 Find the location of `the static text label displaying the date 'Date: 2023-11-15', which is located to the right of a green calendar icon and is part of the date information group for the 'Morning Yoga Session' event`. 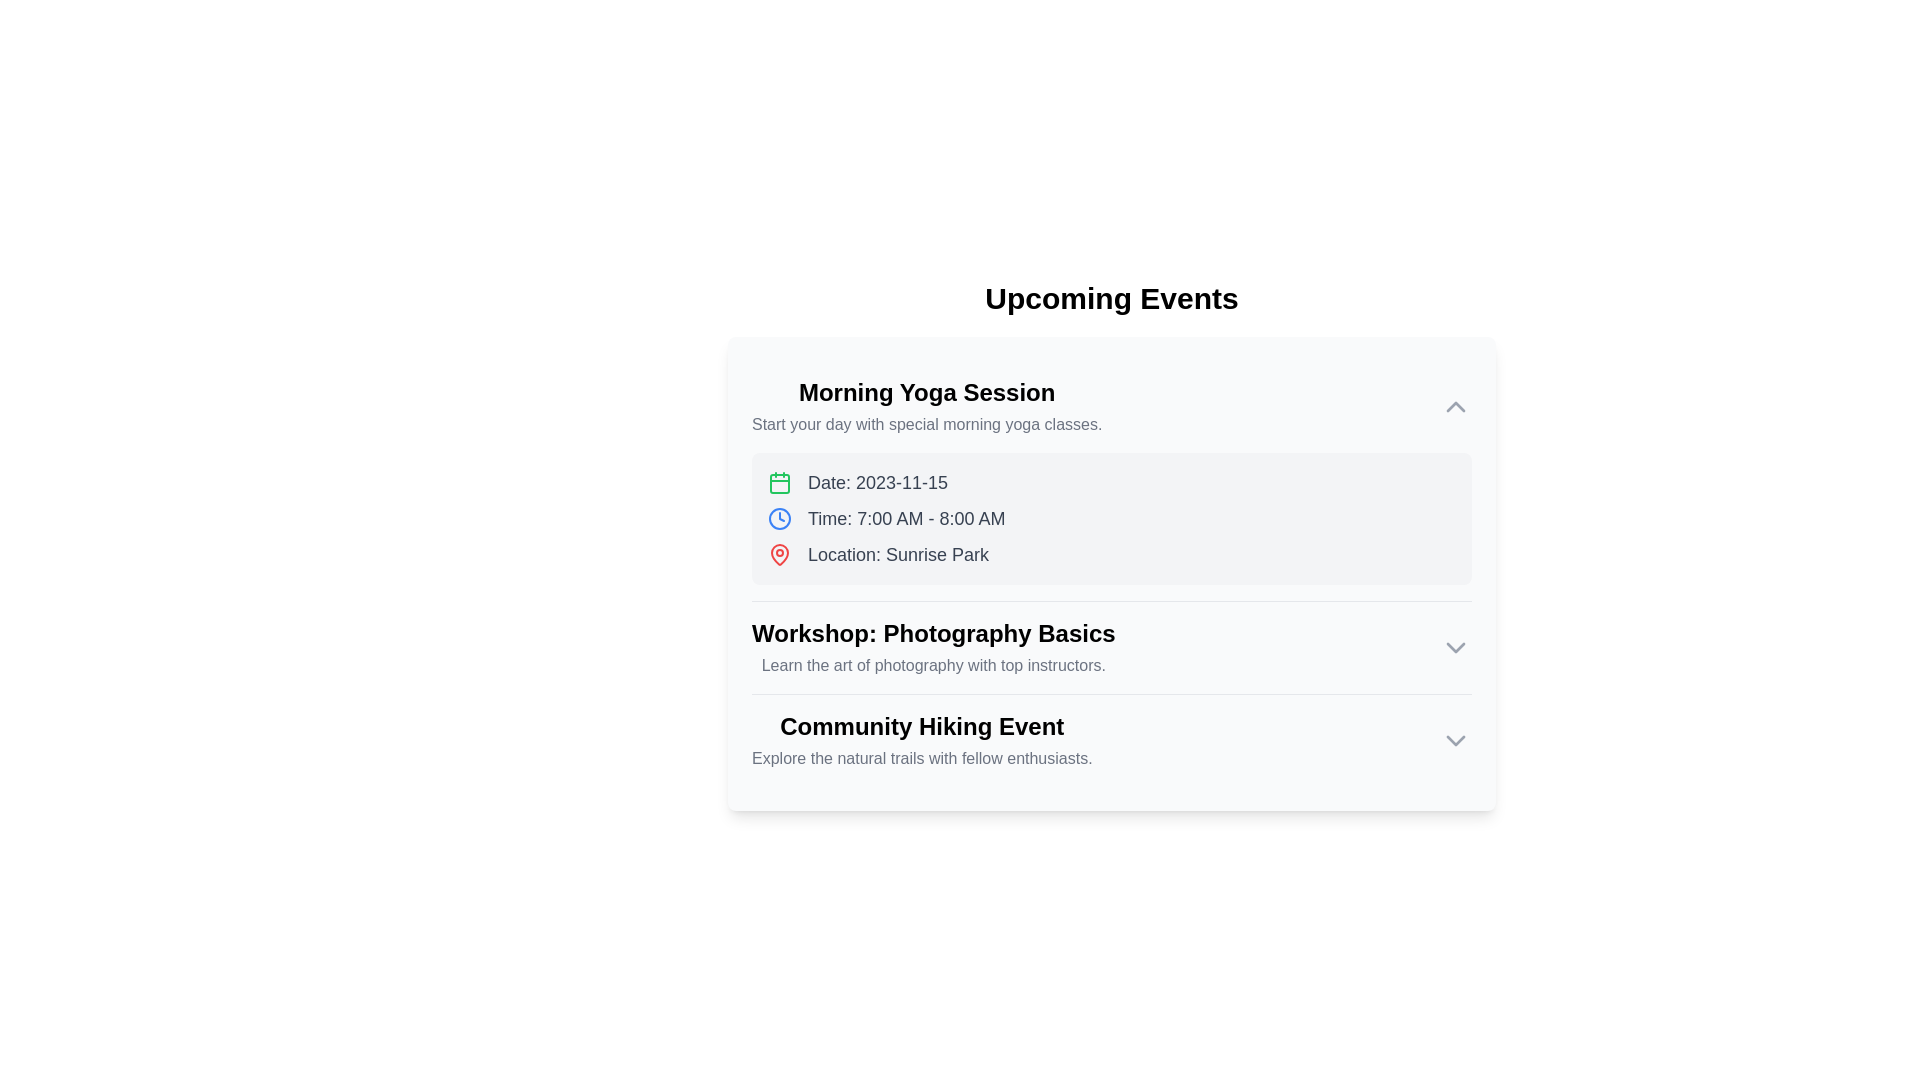

the static text label displaying the date 'Date: 2023-11-15', which is located to the right of a green calendar icon and is part of the date information group for the 'Morning Yoga Session' event is located at coordinates (878, 482).